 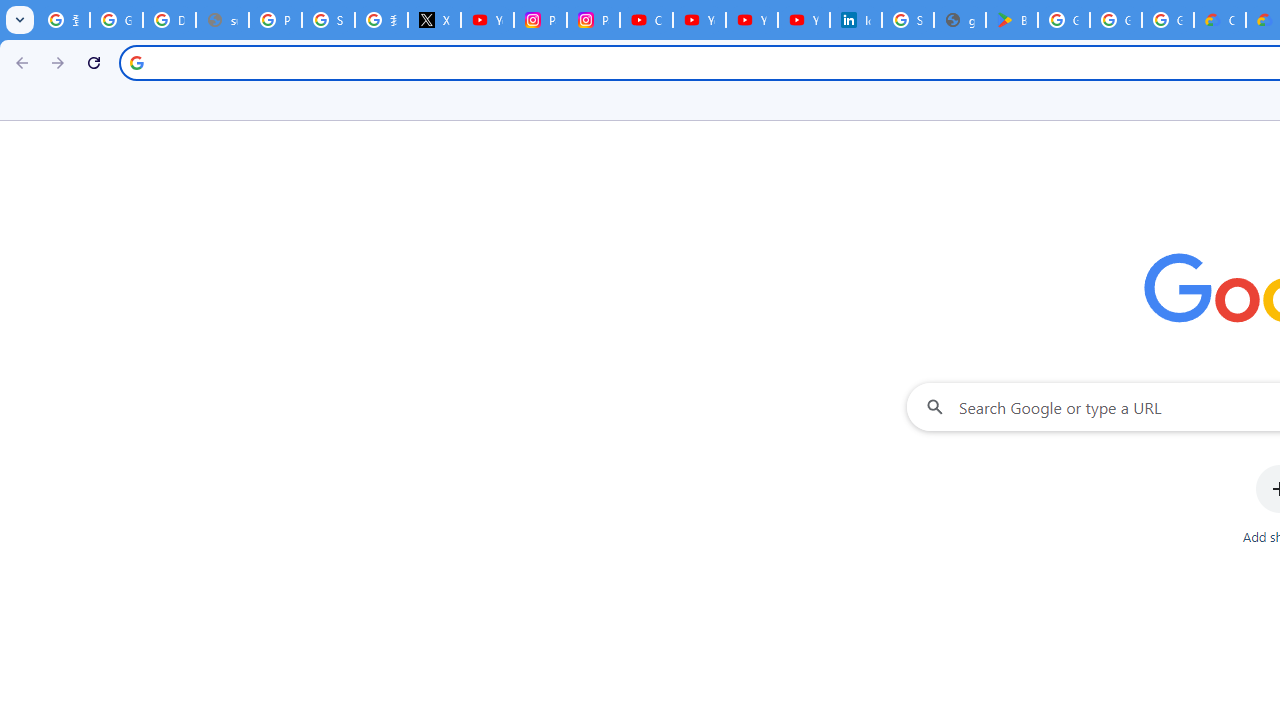 I want to click on 'YouTube Content Monetization Policies - How YouTube Works', so click(x=487, y=20).